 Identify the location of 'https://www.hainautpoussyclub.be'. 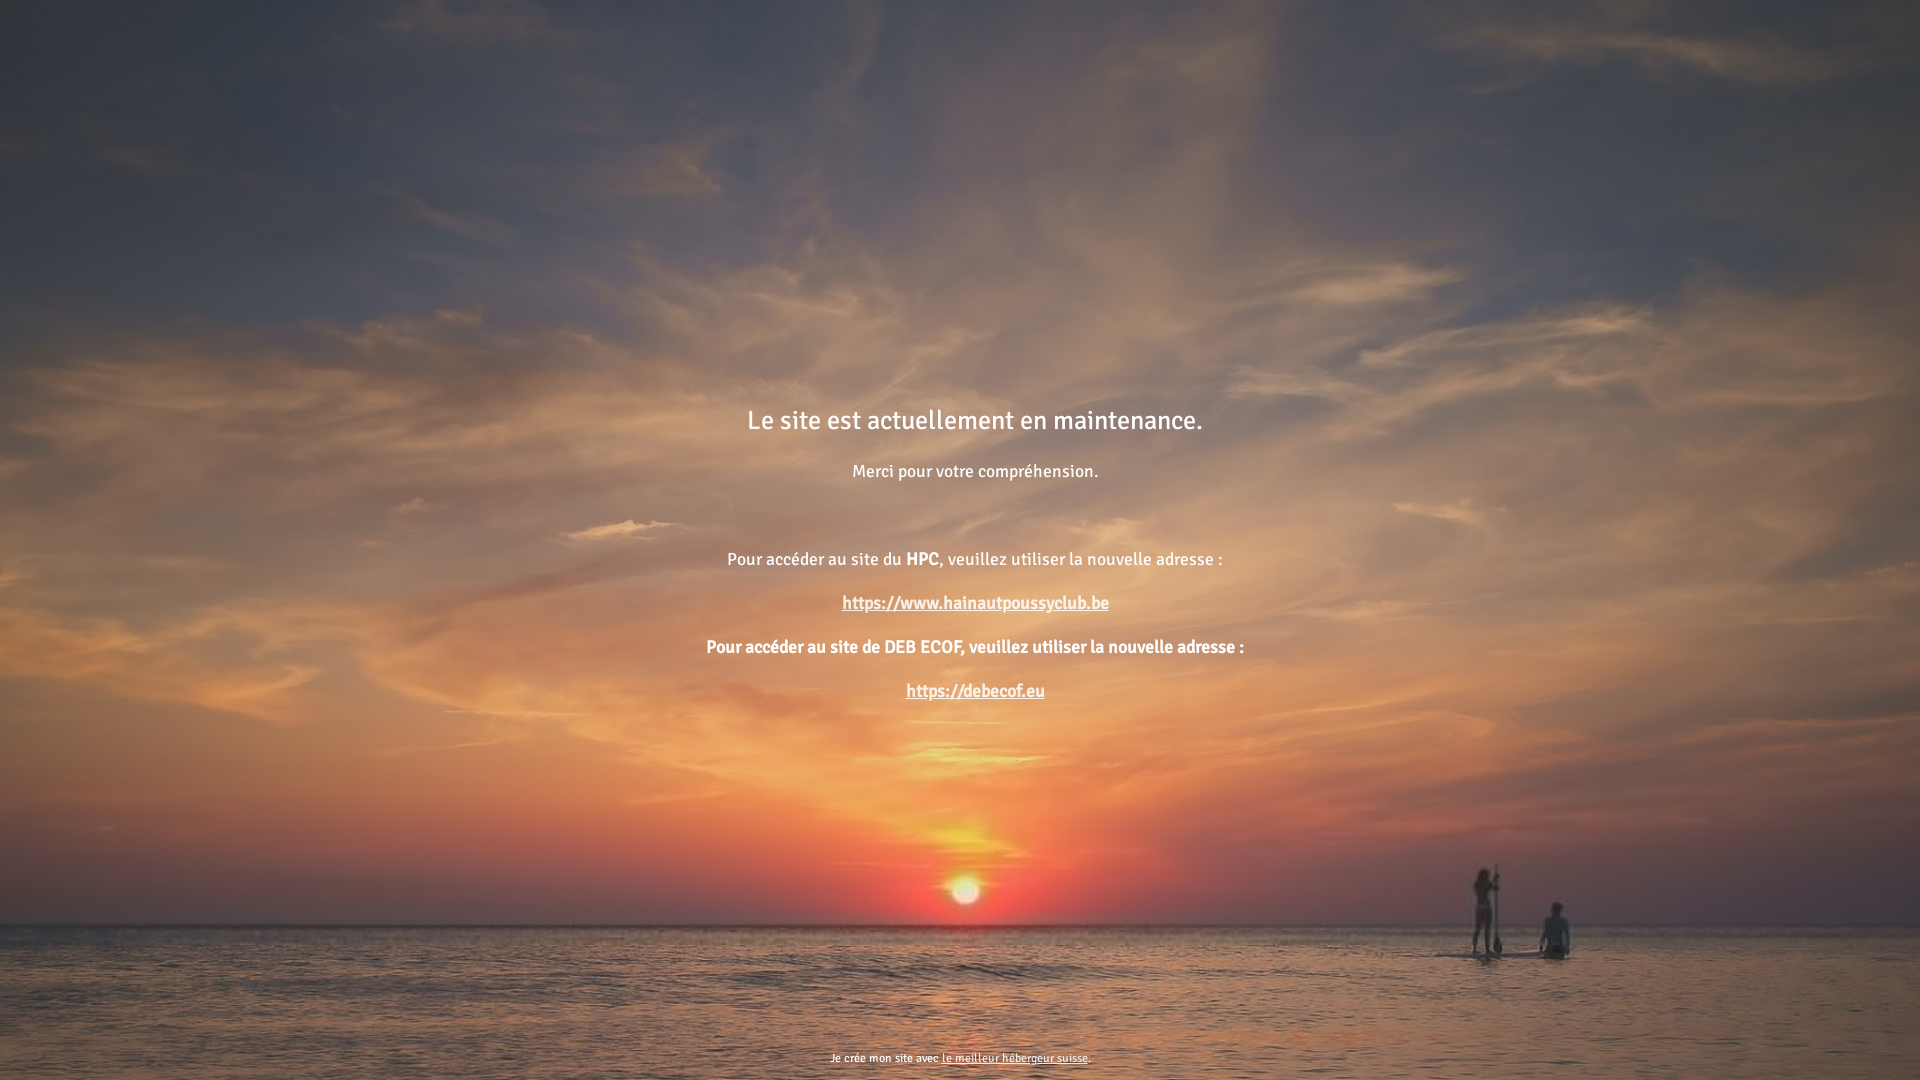
(975, 601).